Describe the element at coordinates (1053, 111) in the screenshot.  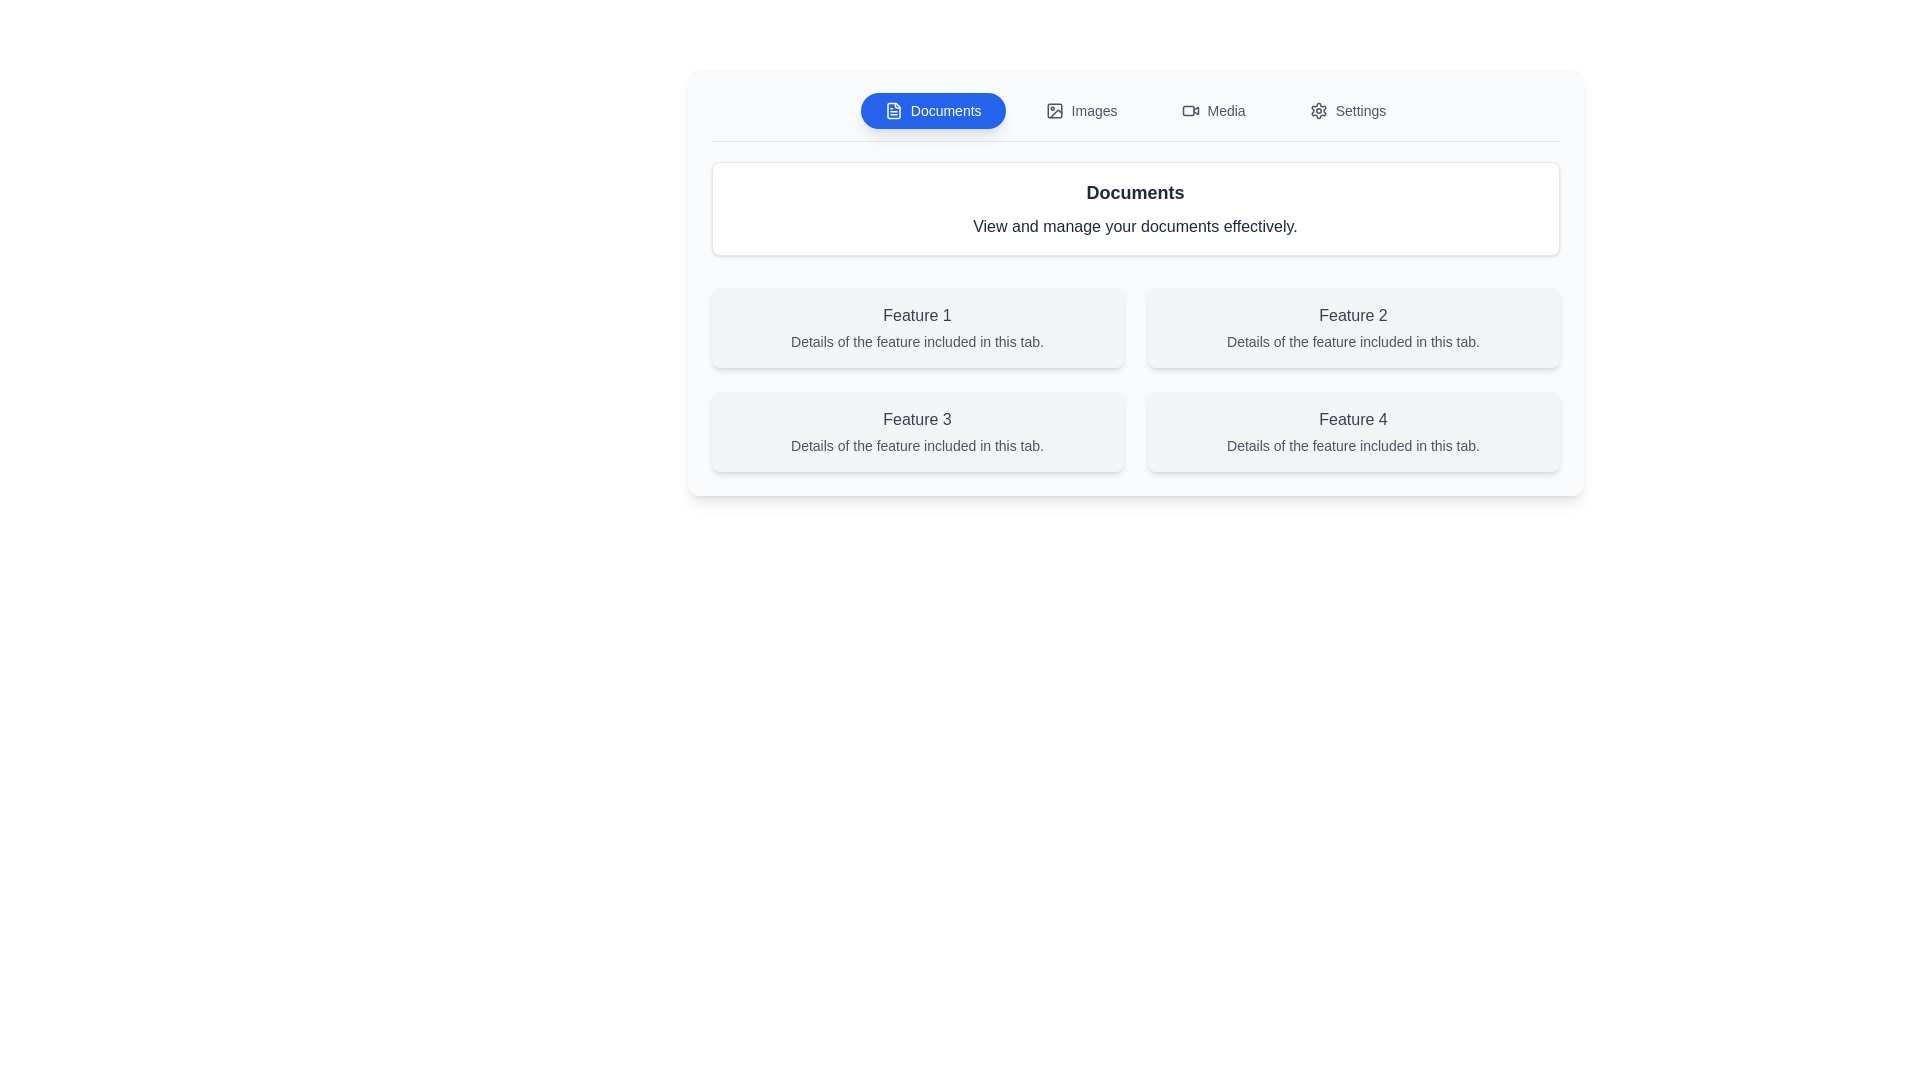
I see `the 'Images' icon in the navigation menu, which is located near the left side of the 'Images' tab, preceding the text label 'Images'` at that location.